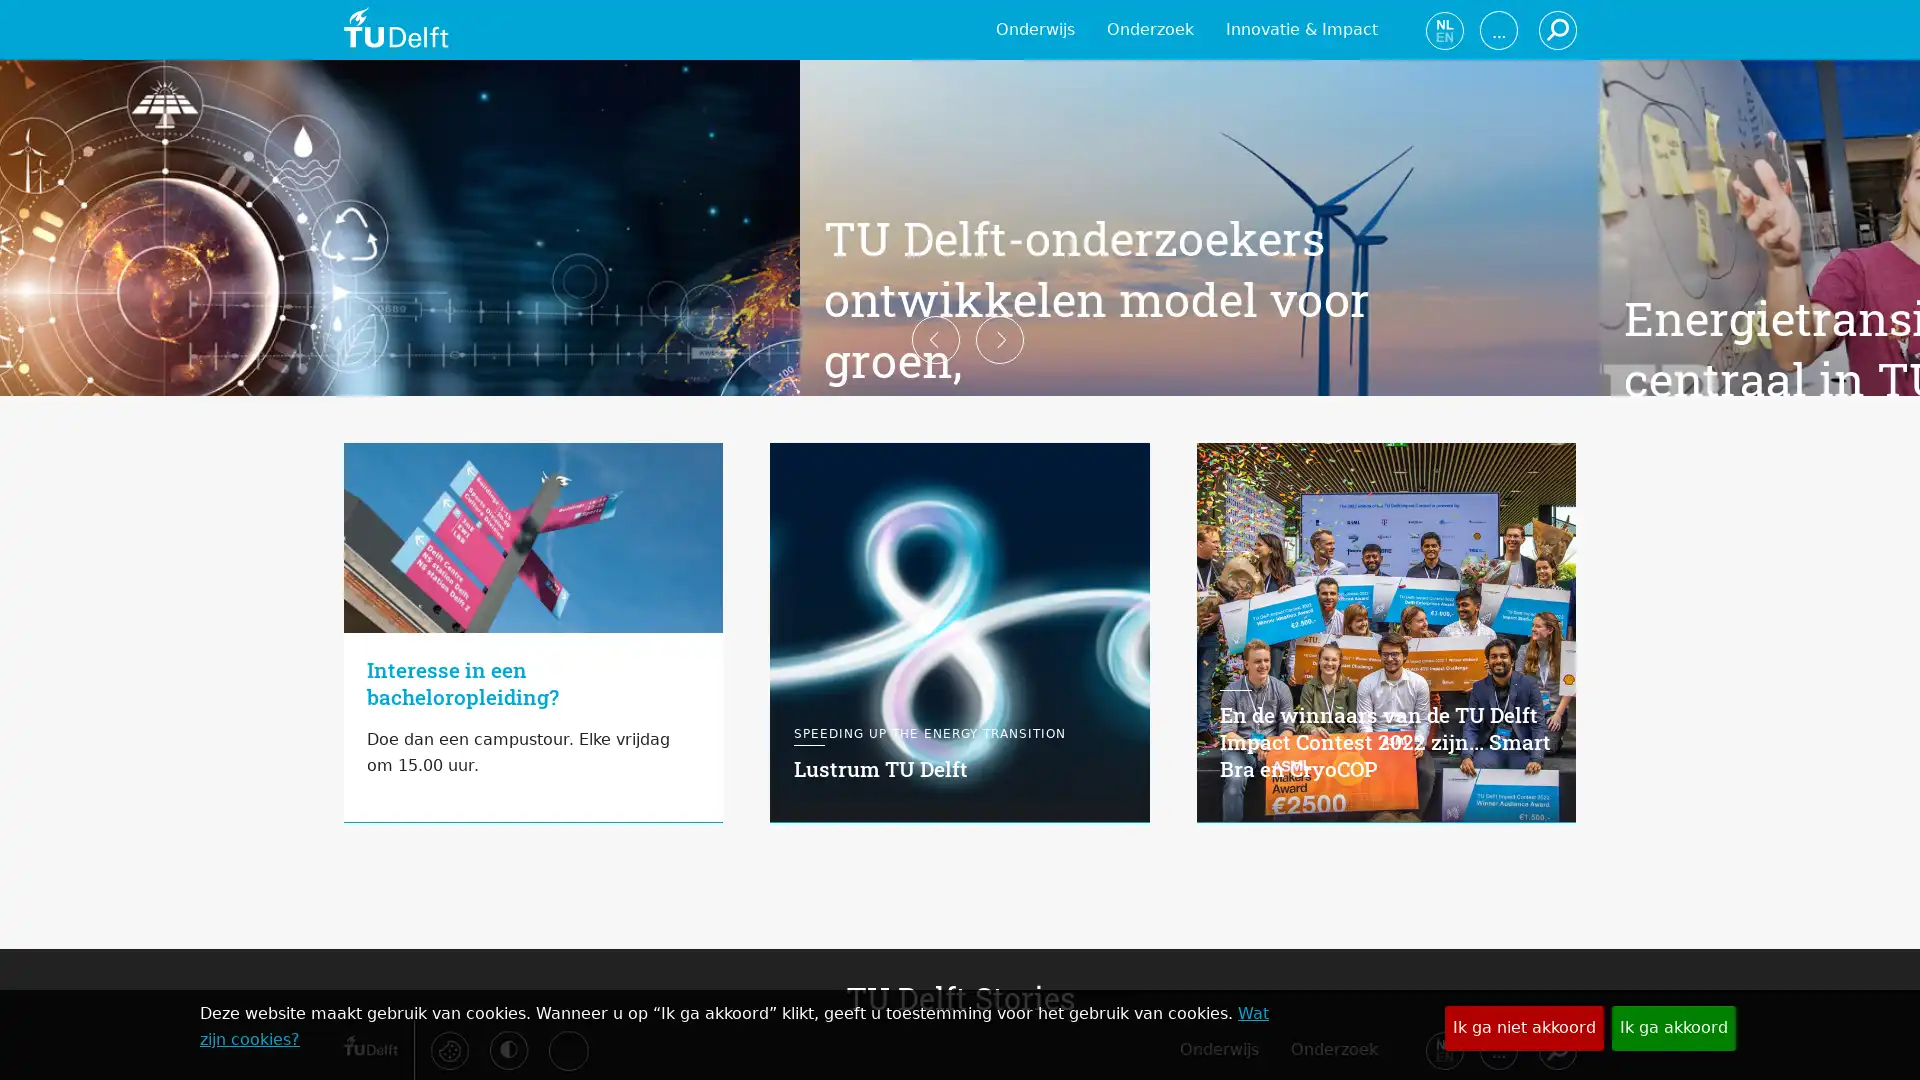 Image resolution: width=1920 pixels, height=1080 pixels. Describe the element at coordinates (1607, 540) in the screenshot. I see `Ga naar volgend item` at that location.